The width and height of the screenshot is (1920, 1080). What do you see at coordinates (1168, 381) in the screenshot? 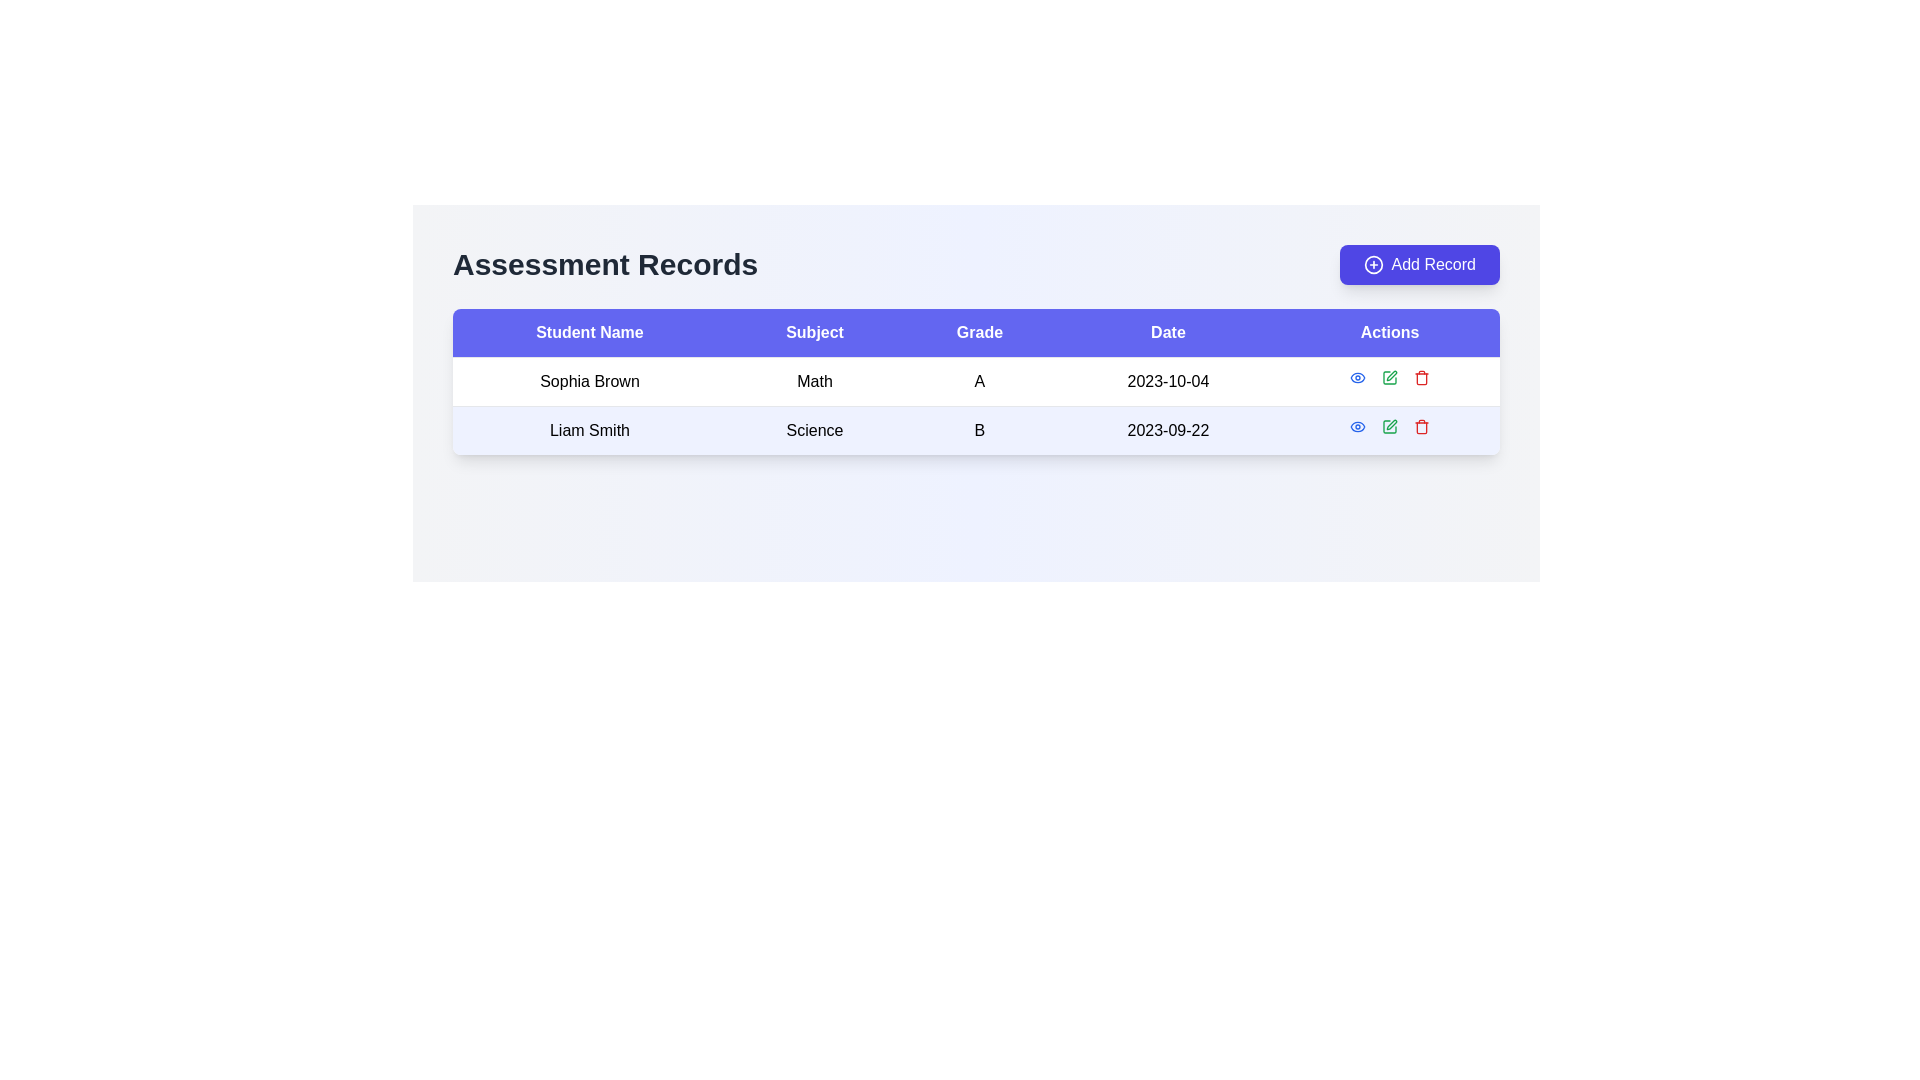
I see `the text label indicating the recorded date of an event, located in the fourth column of the first row beneath the 'Date' header, aligned with 'Sophia Brown' and 'Math'` at bounding box center [1168, 381].